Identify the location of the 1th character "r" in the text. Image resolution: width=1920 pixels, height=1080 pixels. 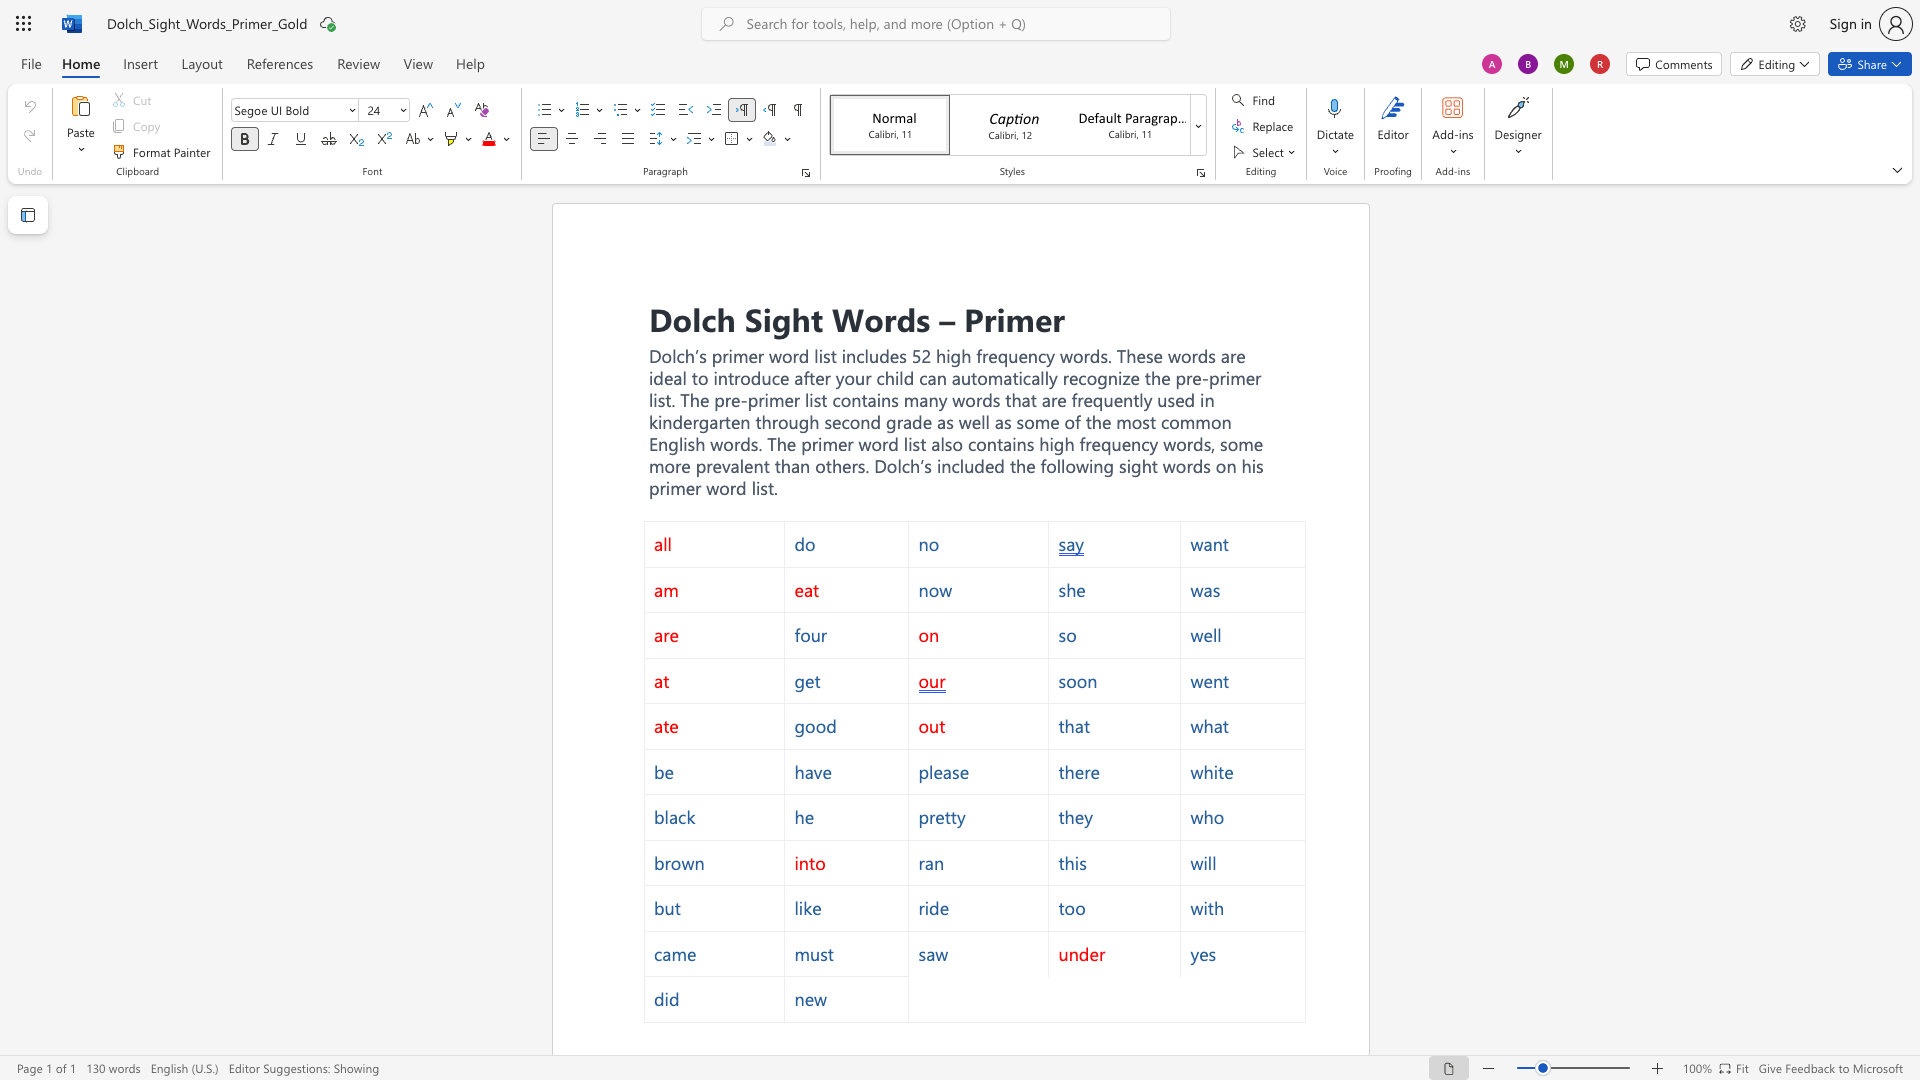
(1079, 400).